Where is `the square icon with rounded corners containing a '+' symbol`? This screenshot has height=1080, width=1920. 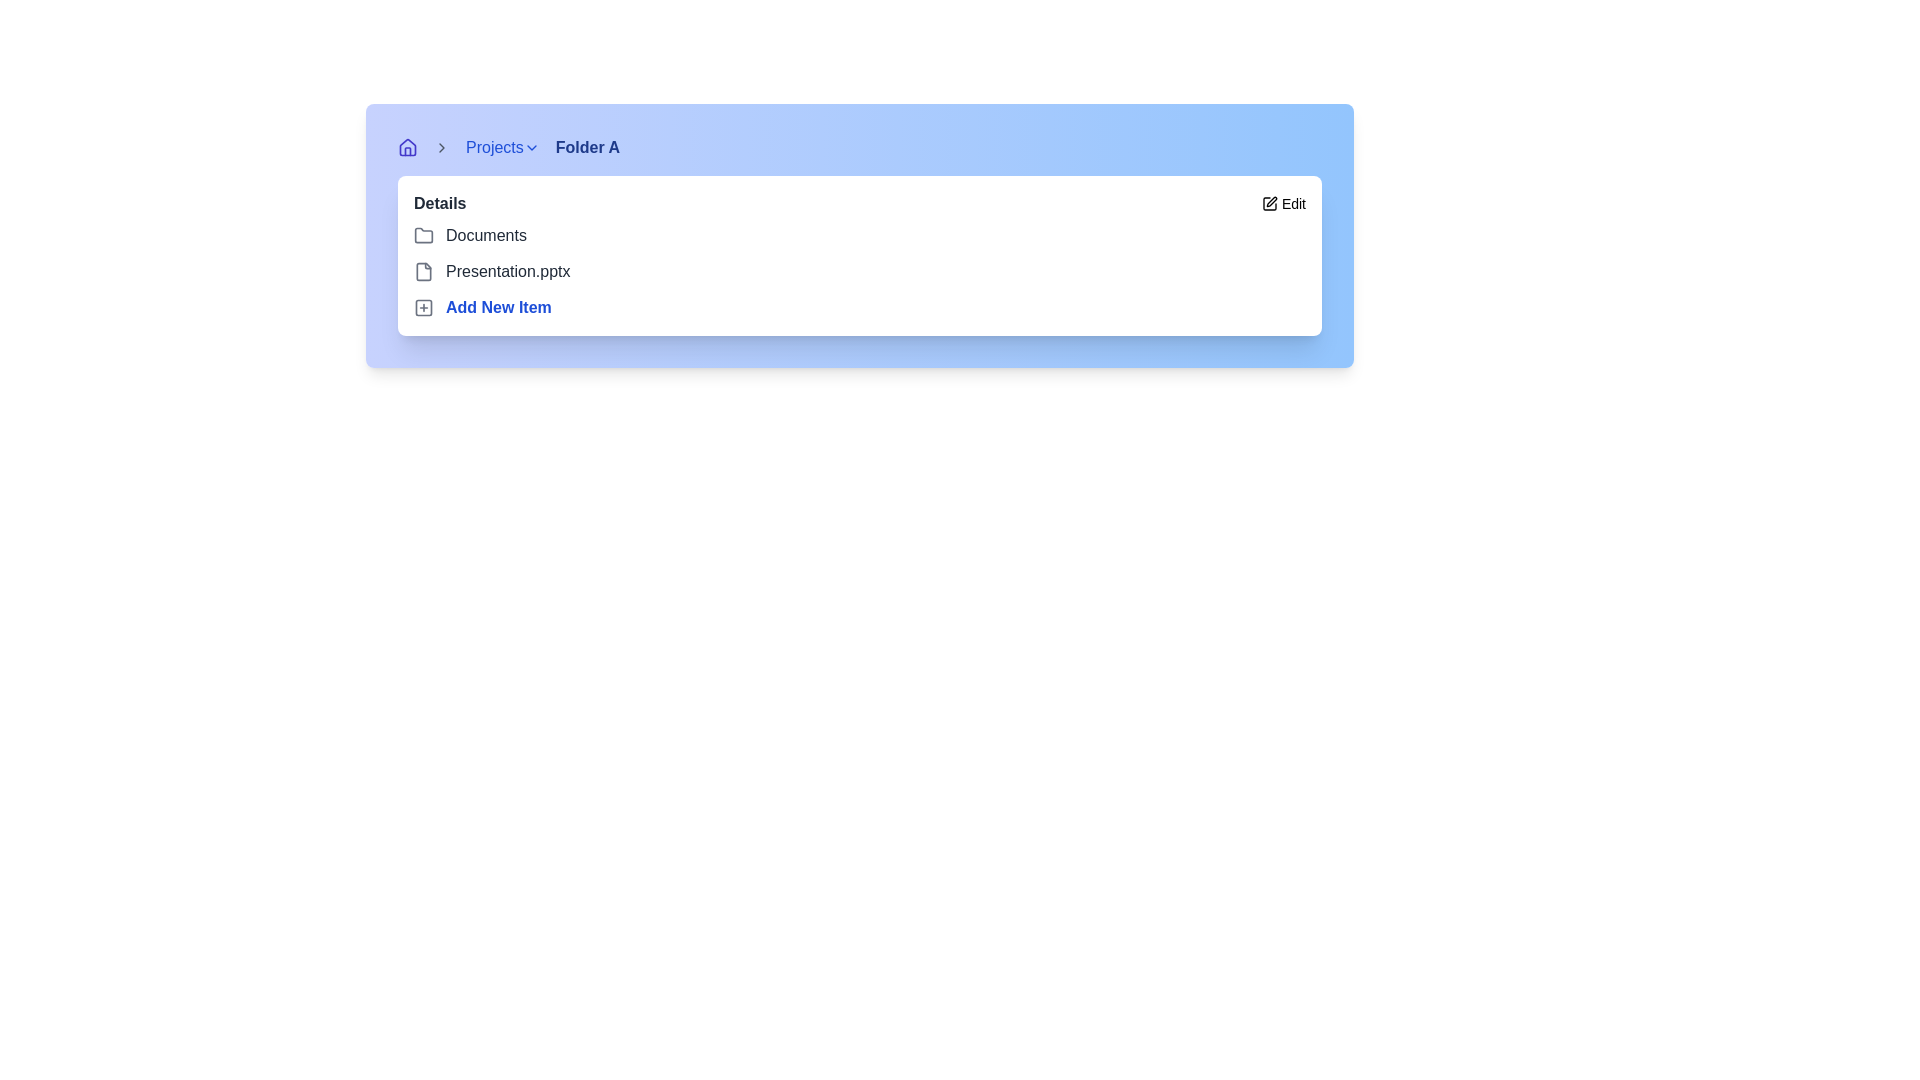 the square icon with rounded corners containing a '+' symbol is located at coordinates (422, 308).